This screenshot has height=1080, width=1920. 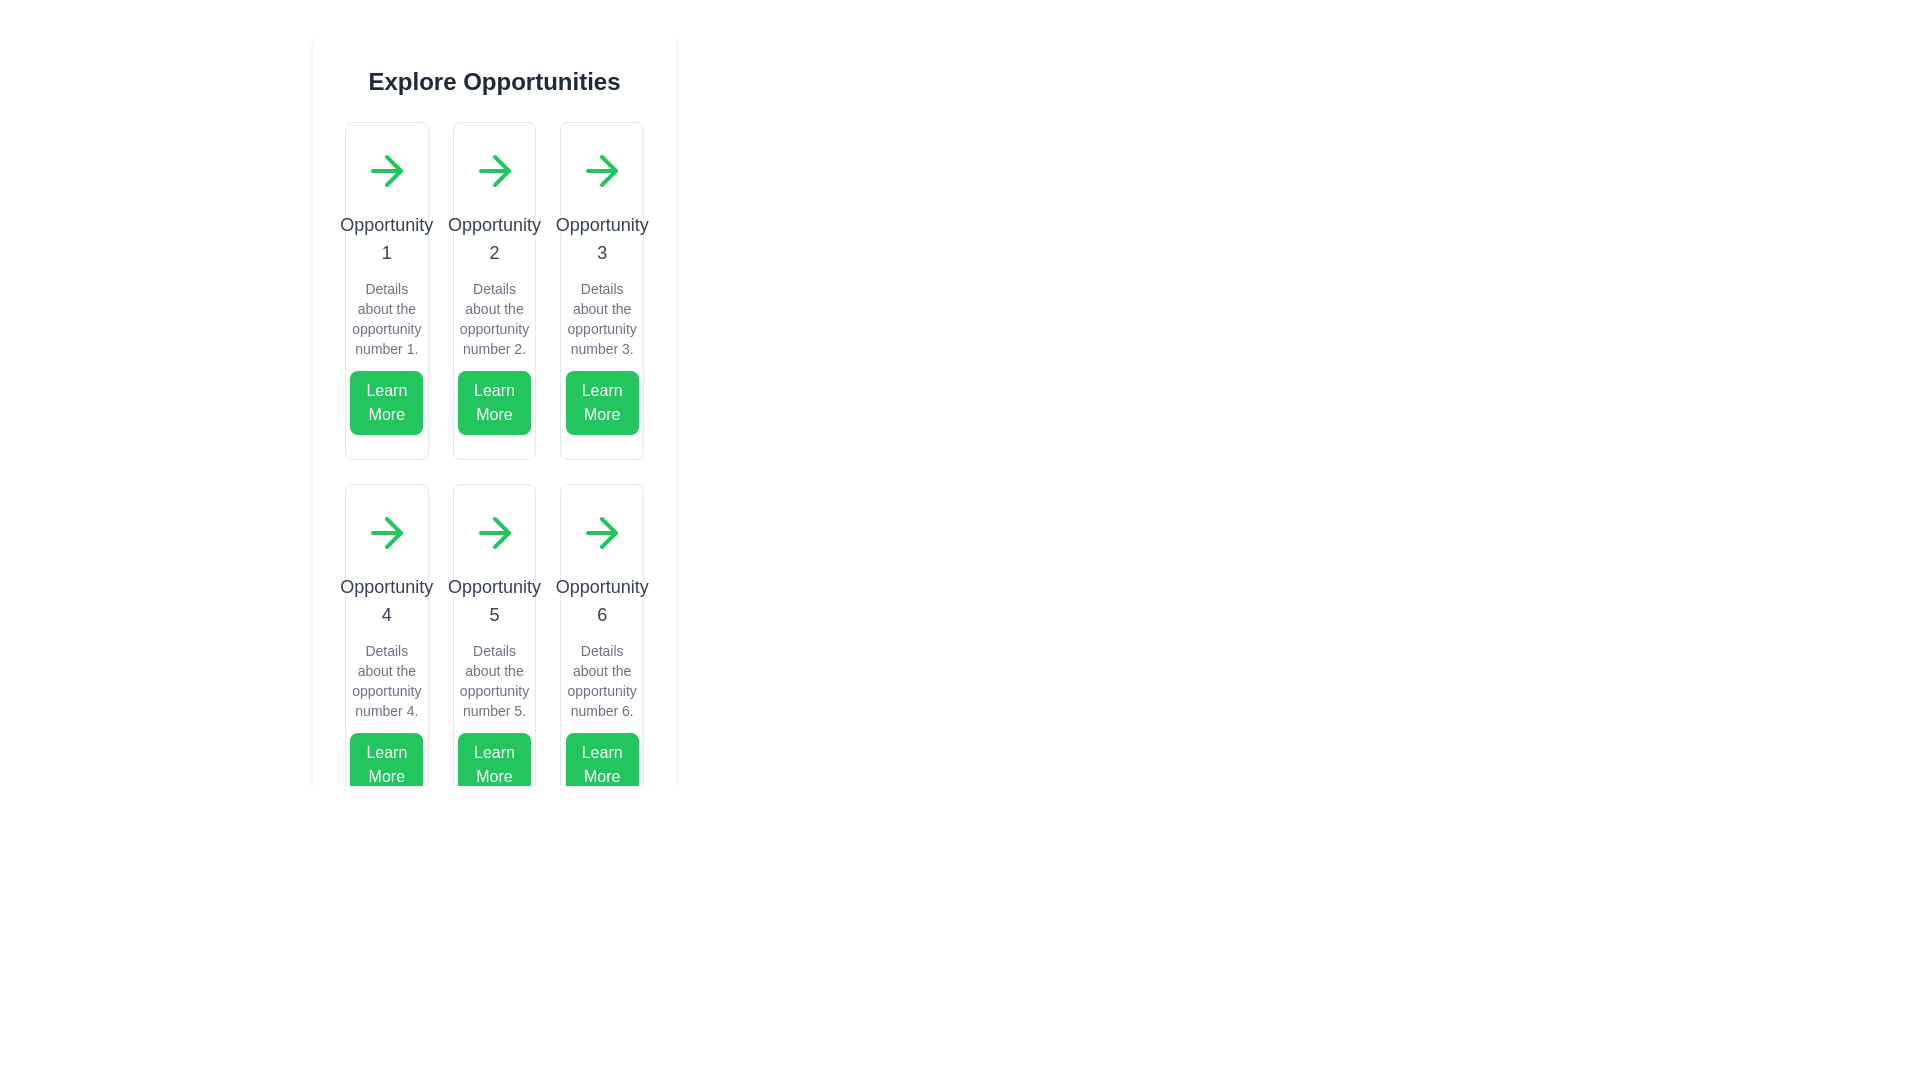 What do you see at coordinates (601, 652) in the screenshot?
I see `details presented in the Card about Opportunity 6, which is the last item in the grid structure, located in the third column of the second row` at bounding box center [601, 652].